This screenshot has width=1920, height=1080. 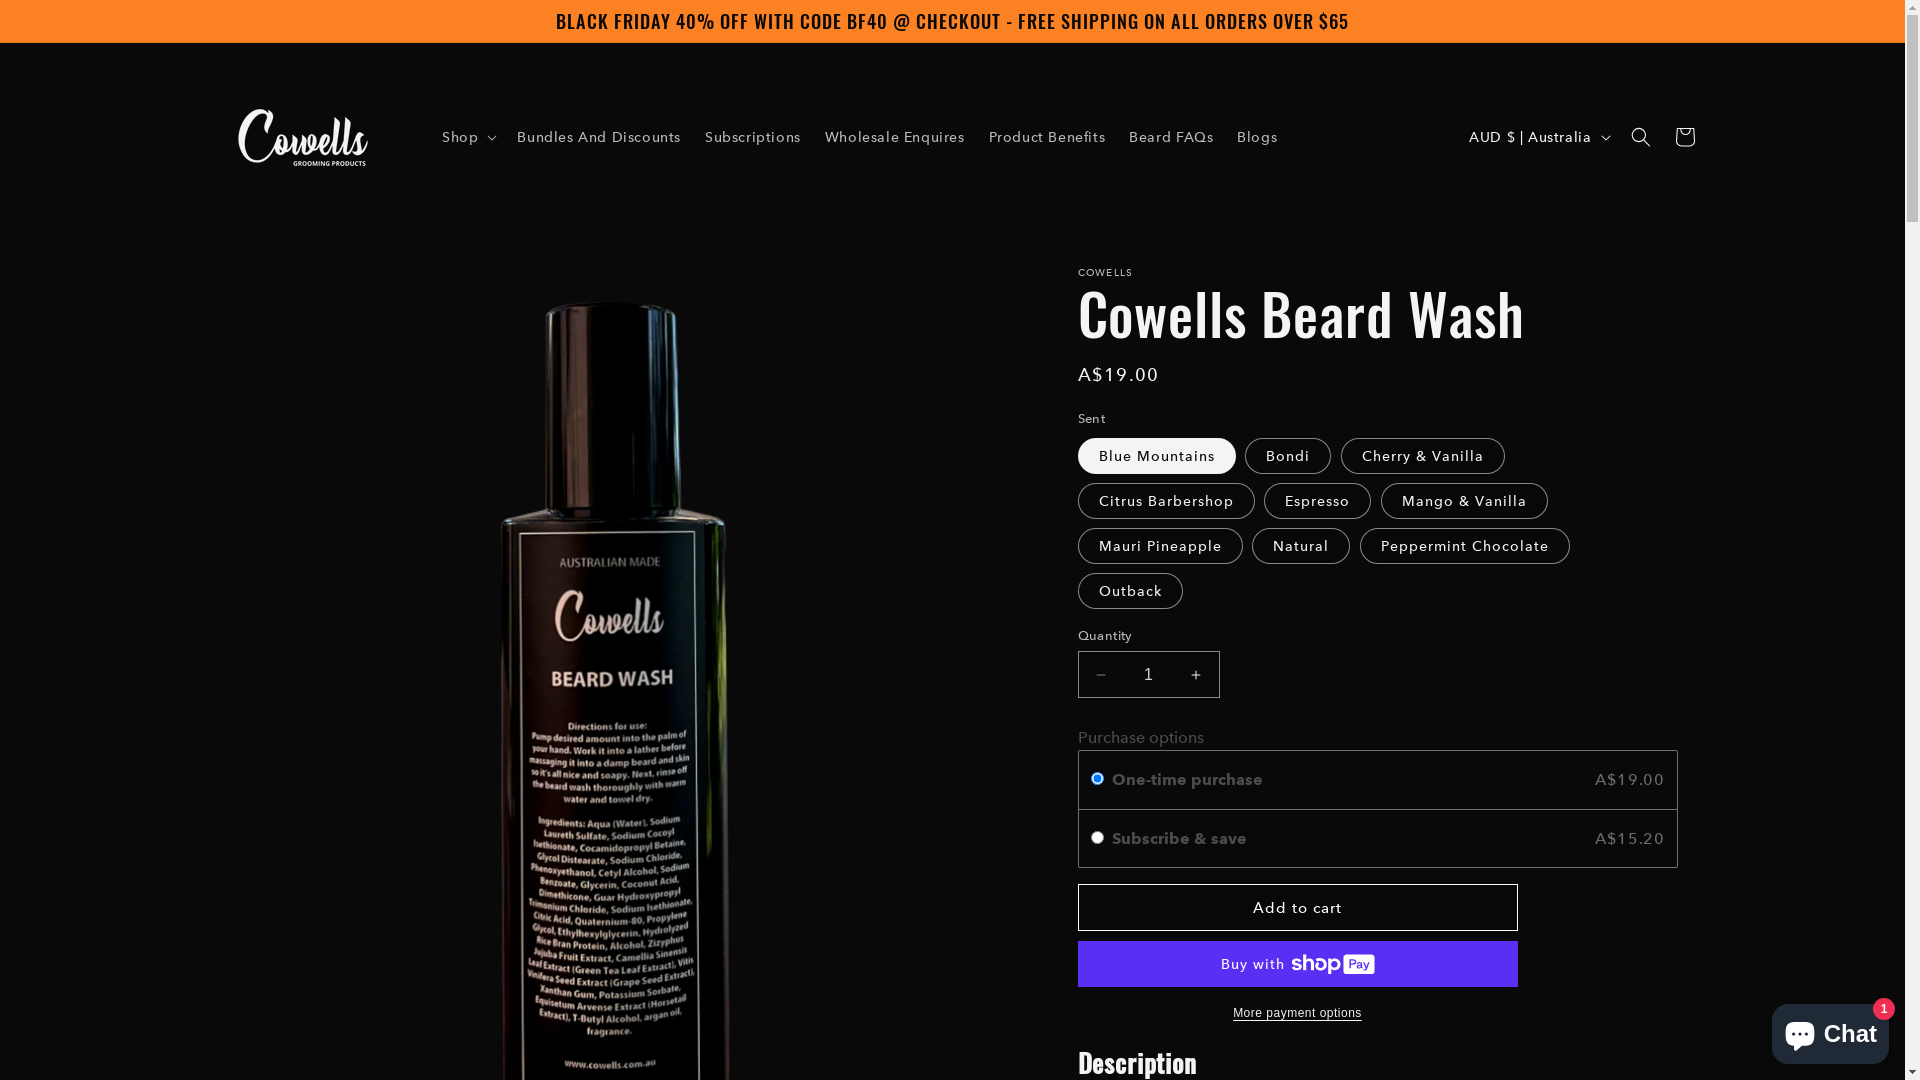 I want to click on 'Shopify online store chat', so click(x=1830, y=1029).